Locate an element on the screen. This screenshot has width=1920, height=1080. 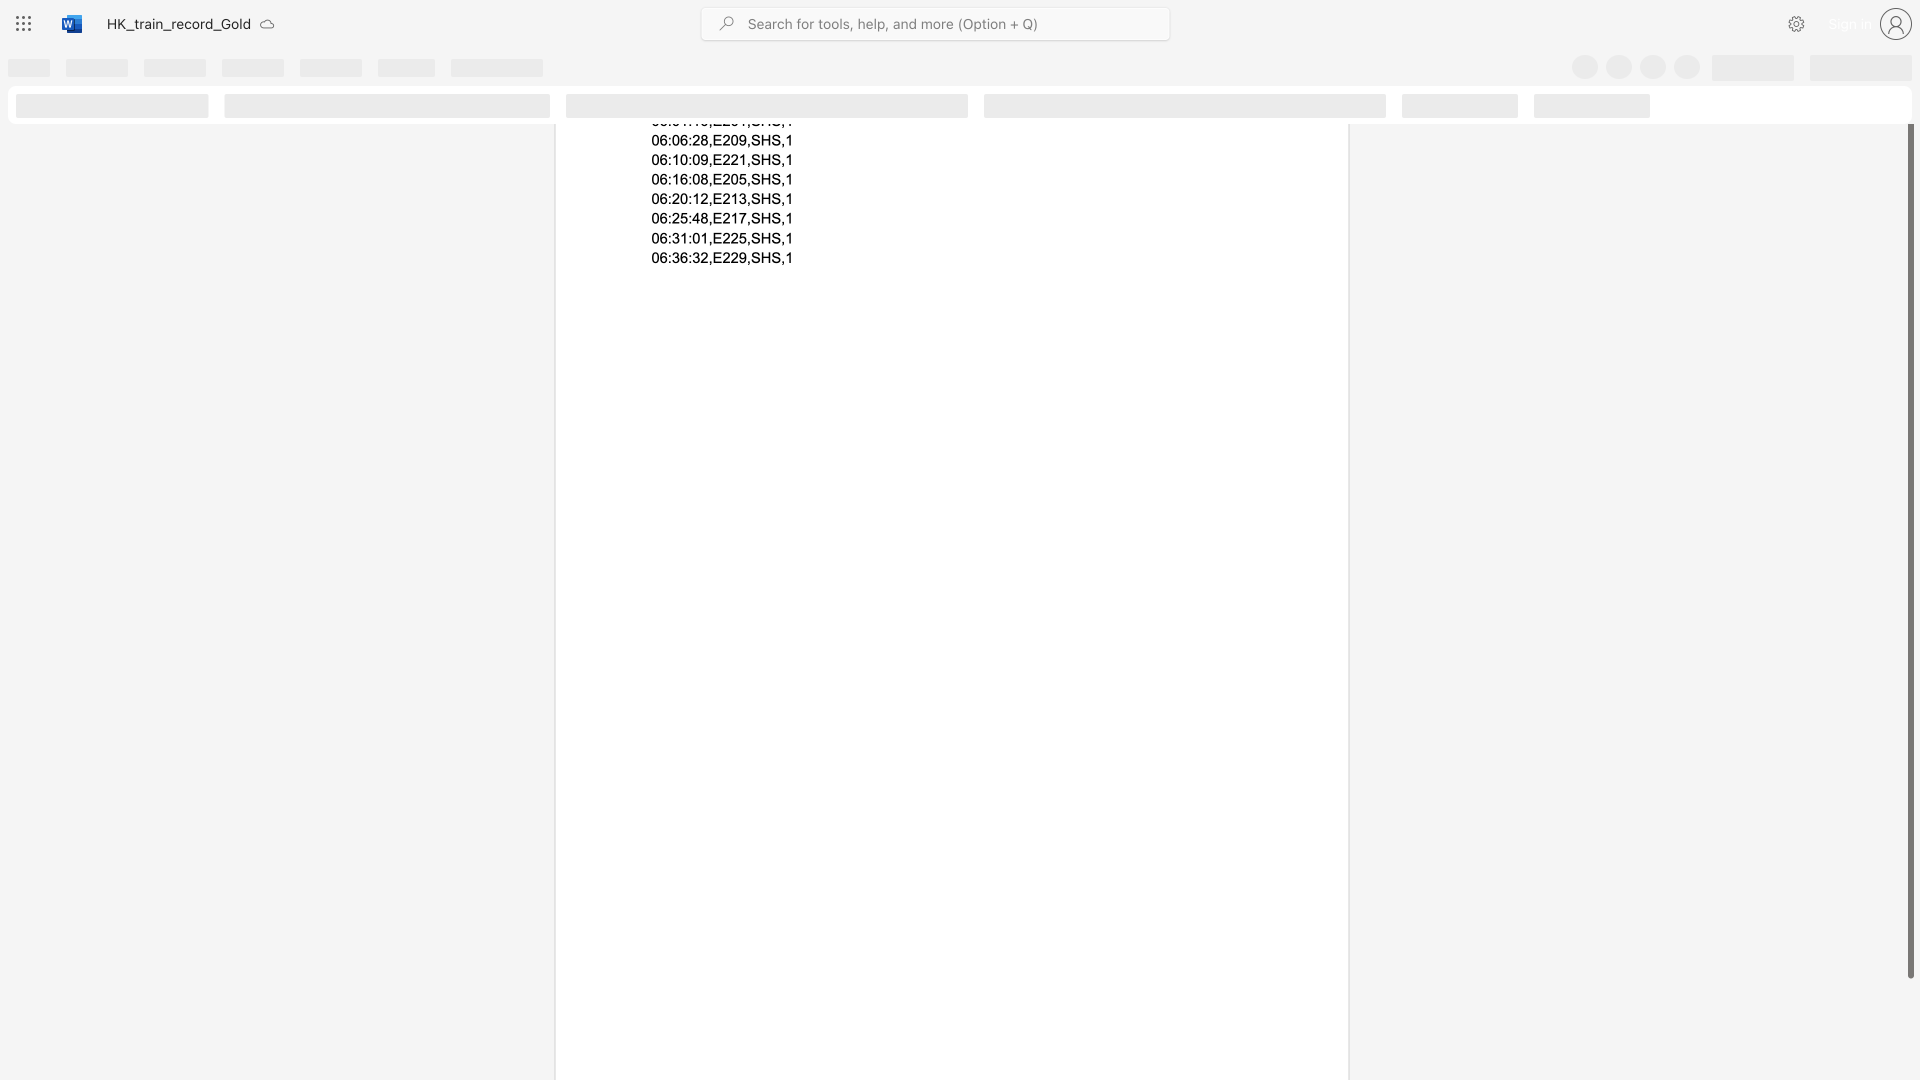
the scrollbar and move up 40 pixels is located at coordinates (1909, 538).